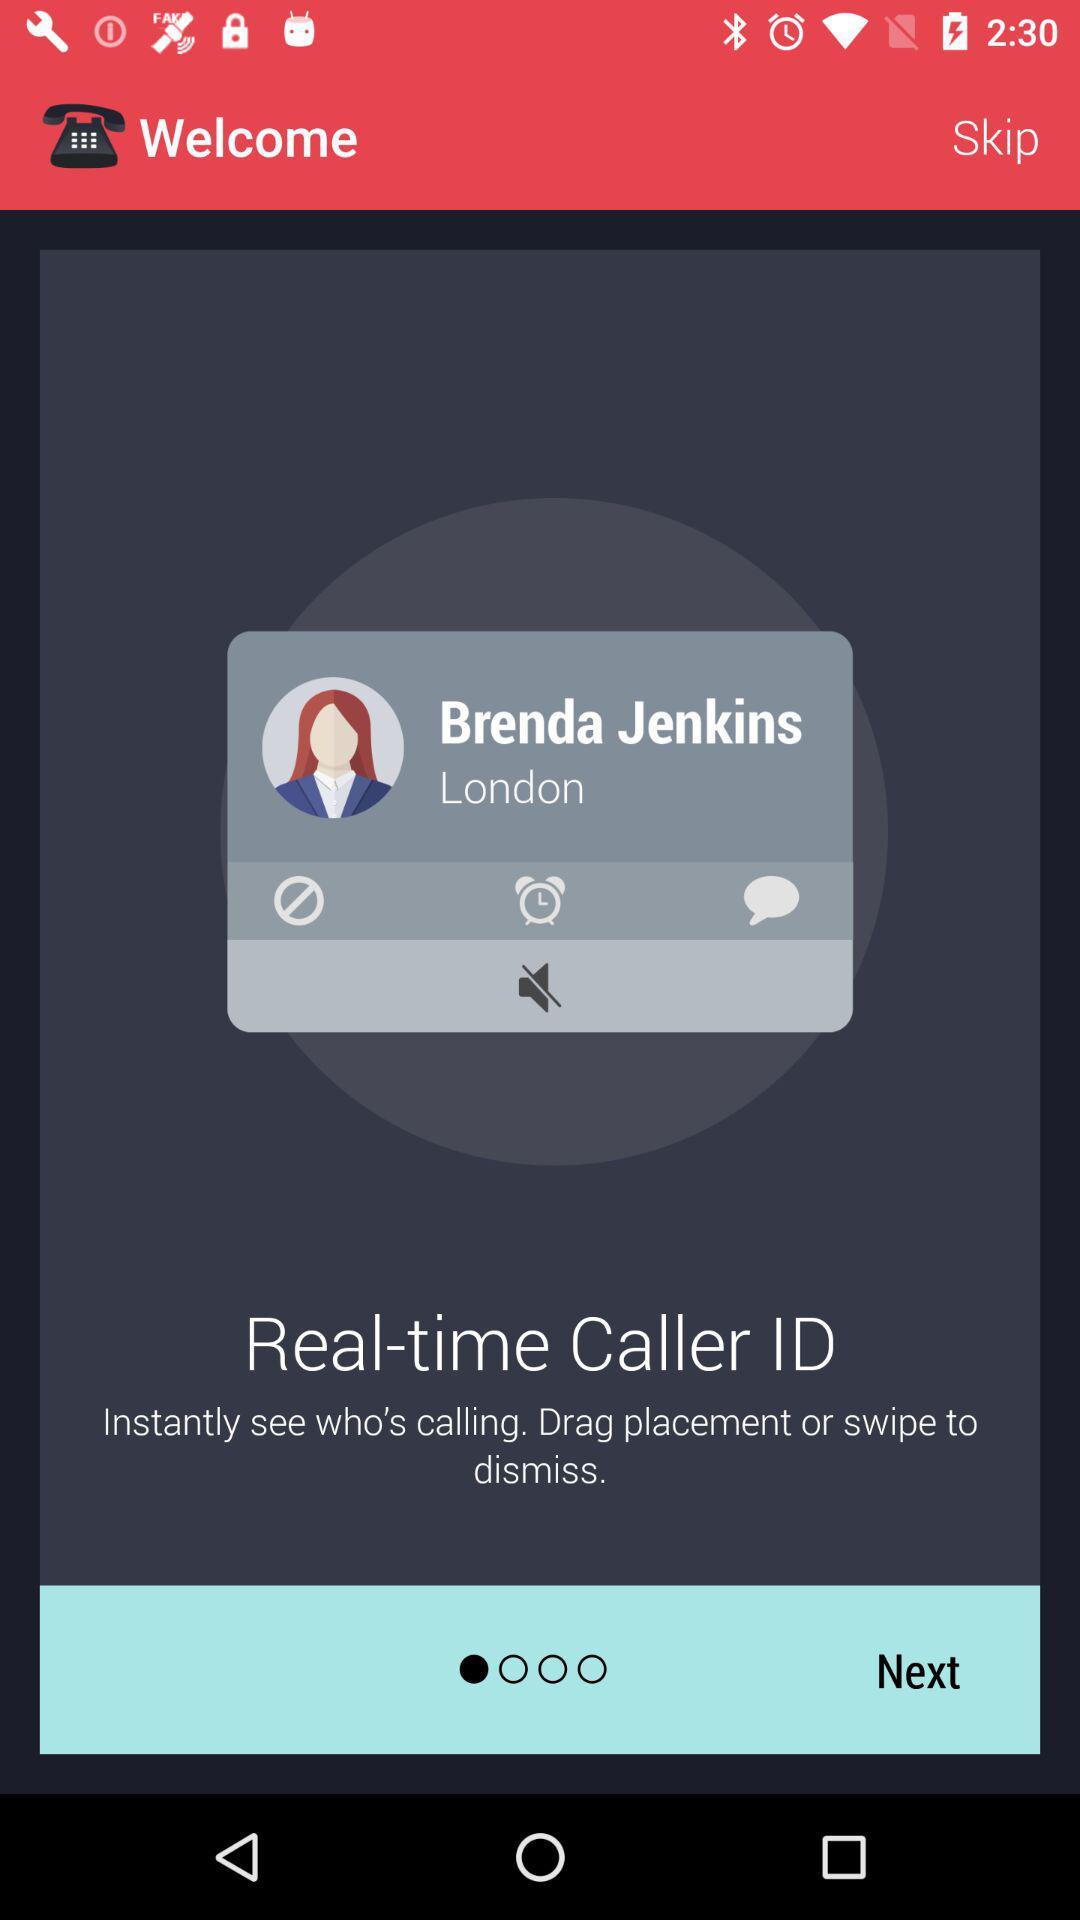 The image size is (1080, 1920). What do you see at coordinates (918, 1669) in the screenshot?
I see `the next at the bottom right corner` at bounding box center [918, 1669].